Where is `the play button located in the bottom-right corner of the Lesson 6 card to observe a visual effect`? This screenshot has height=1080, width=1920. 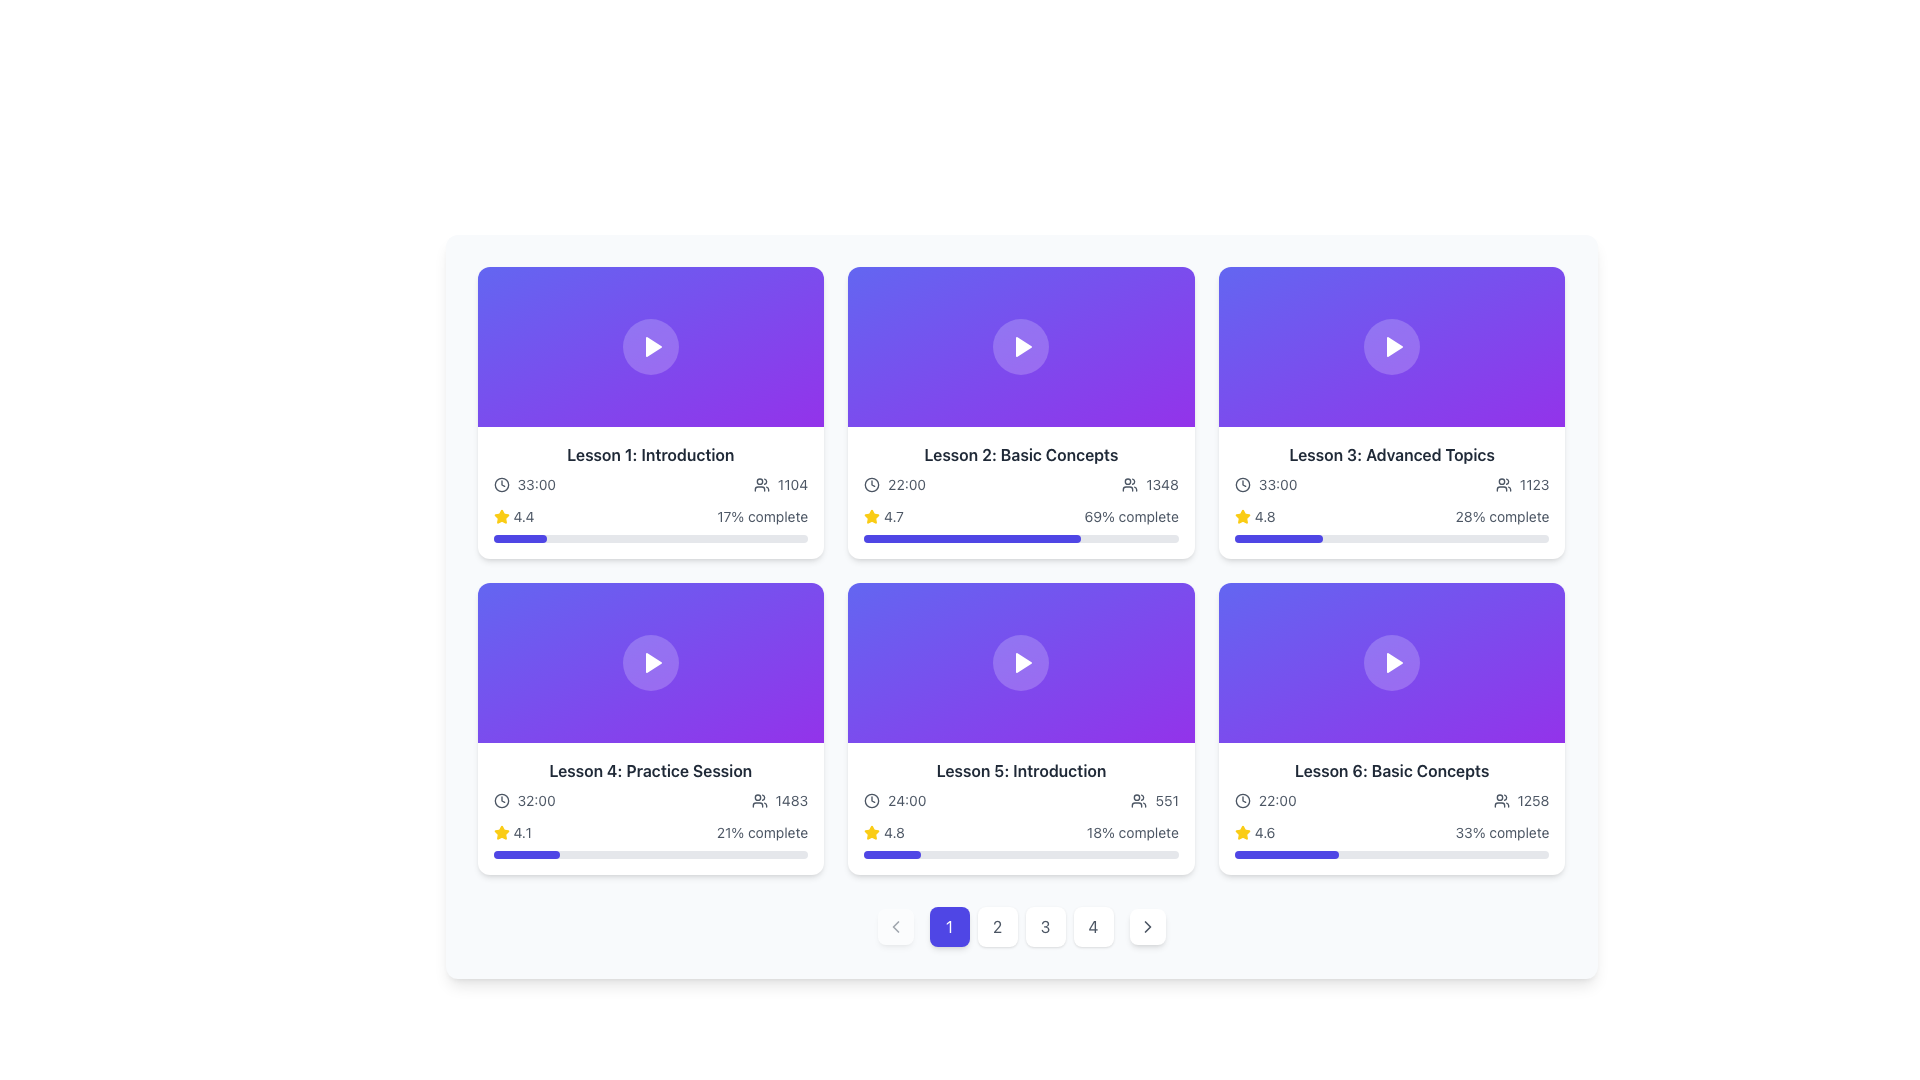
the play button located in the bottom-right corner of the Lesson 6 card to observe a visual effect is located at coordinates (1391, 663).